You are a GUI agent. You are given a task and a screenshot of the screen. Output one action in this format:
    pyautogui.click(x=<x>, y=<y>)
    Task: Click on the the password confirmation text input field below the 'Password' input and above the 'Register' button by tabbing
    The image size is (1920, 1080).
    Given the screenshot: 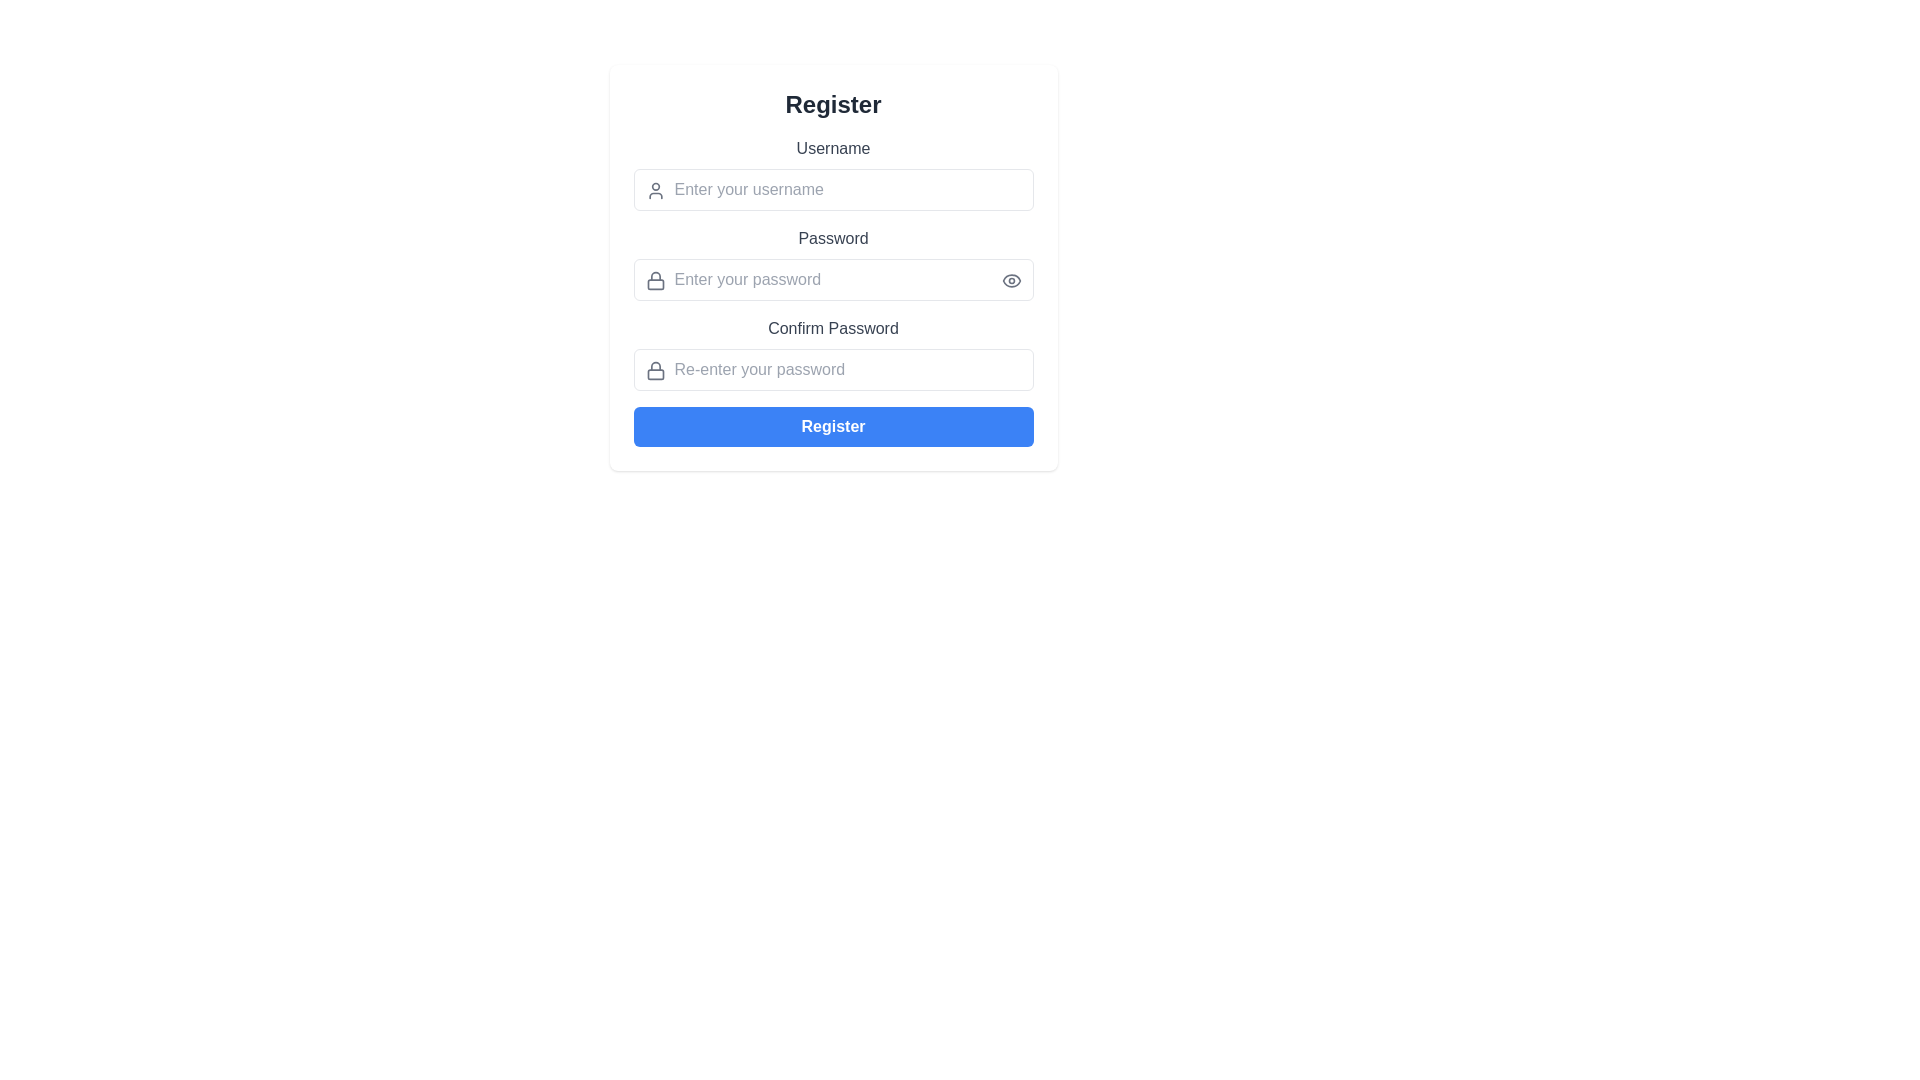 What is the action you would take?
    pyautogui.click(x=833, y=353)
    